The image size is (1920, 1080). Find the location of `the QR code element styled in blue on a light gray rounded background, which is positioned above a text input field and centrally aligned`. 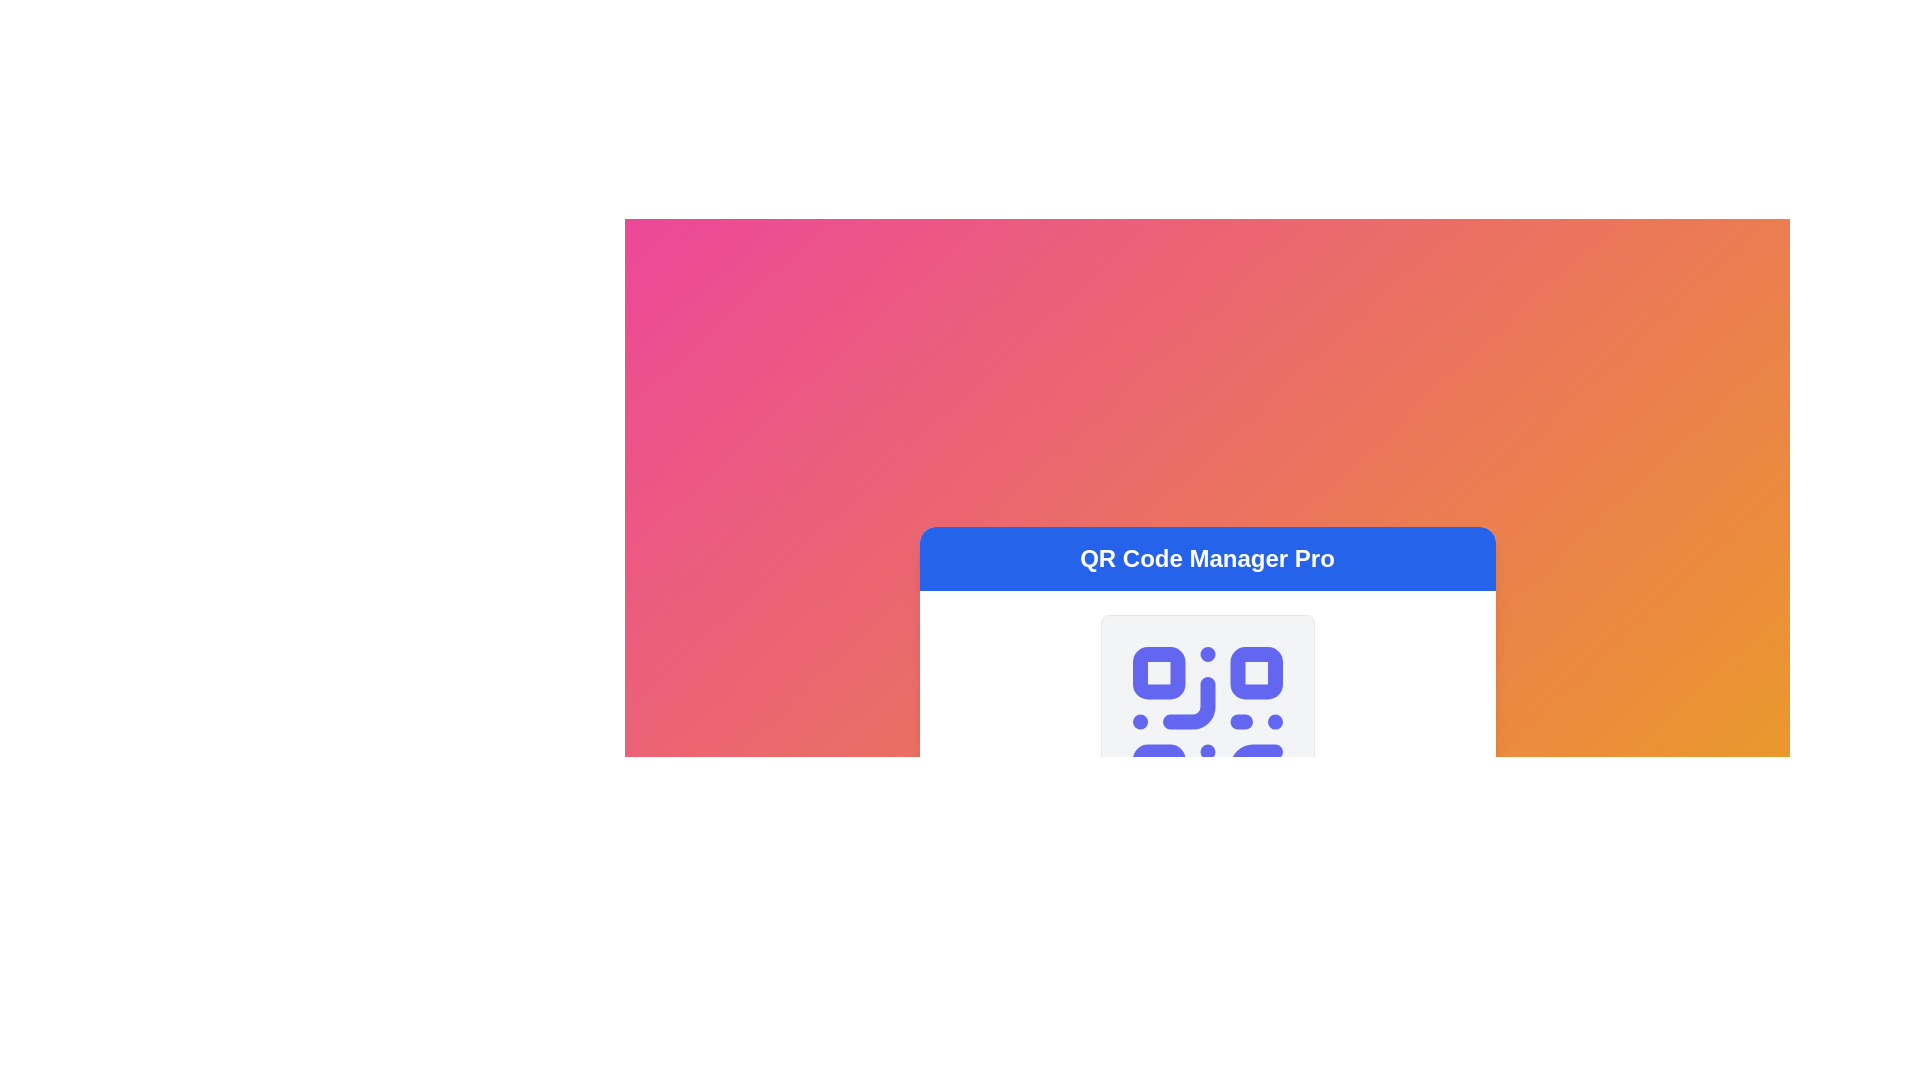

the QR code element styled in blue on a light gray rounded background, which is positioned above a text input field and centrally aligned is located at coordinates (1206, 721).